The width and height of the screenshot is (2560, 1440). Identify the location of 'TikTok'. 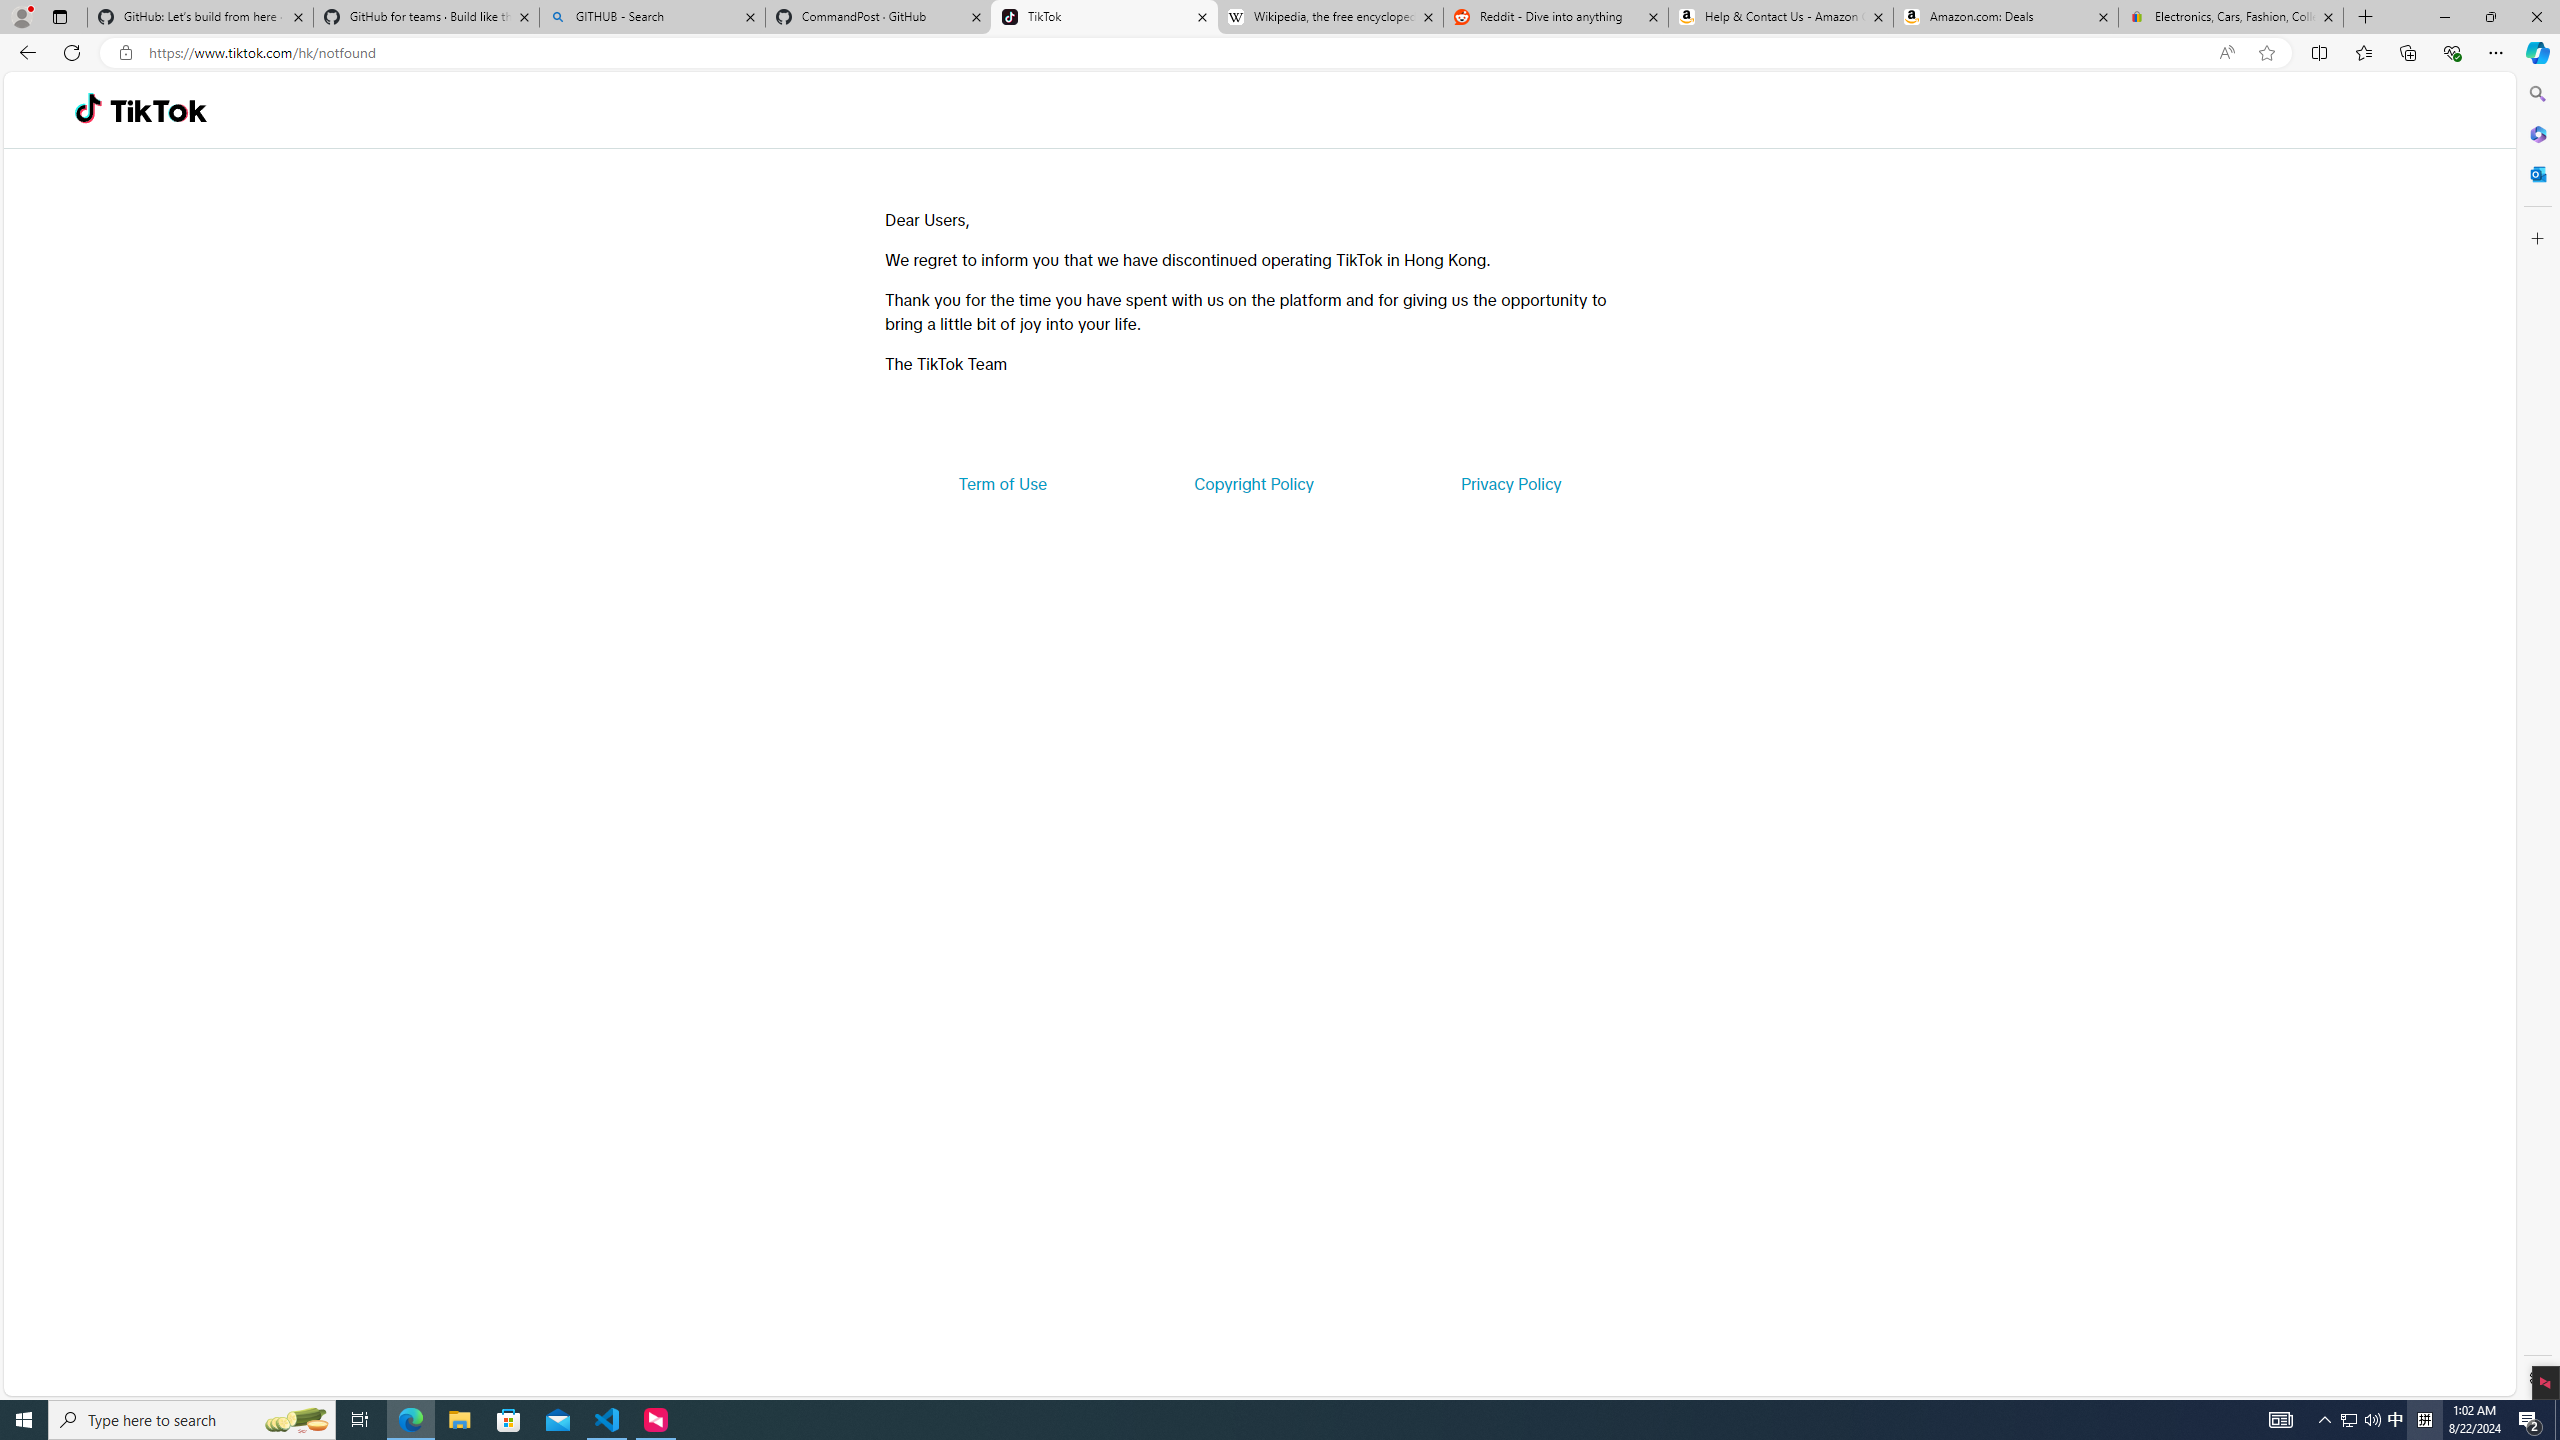
(158, 110).